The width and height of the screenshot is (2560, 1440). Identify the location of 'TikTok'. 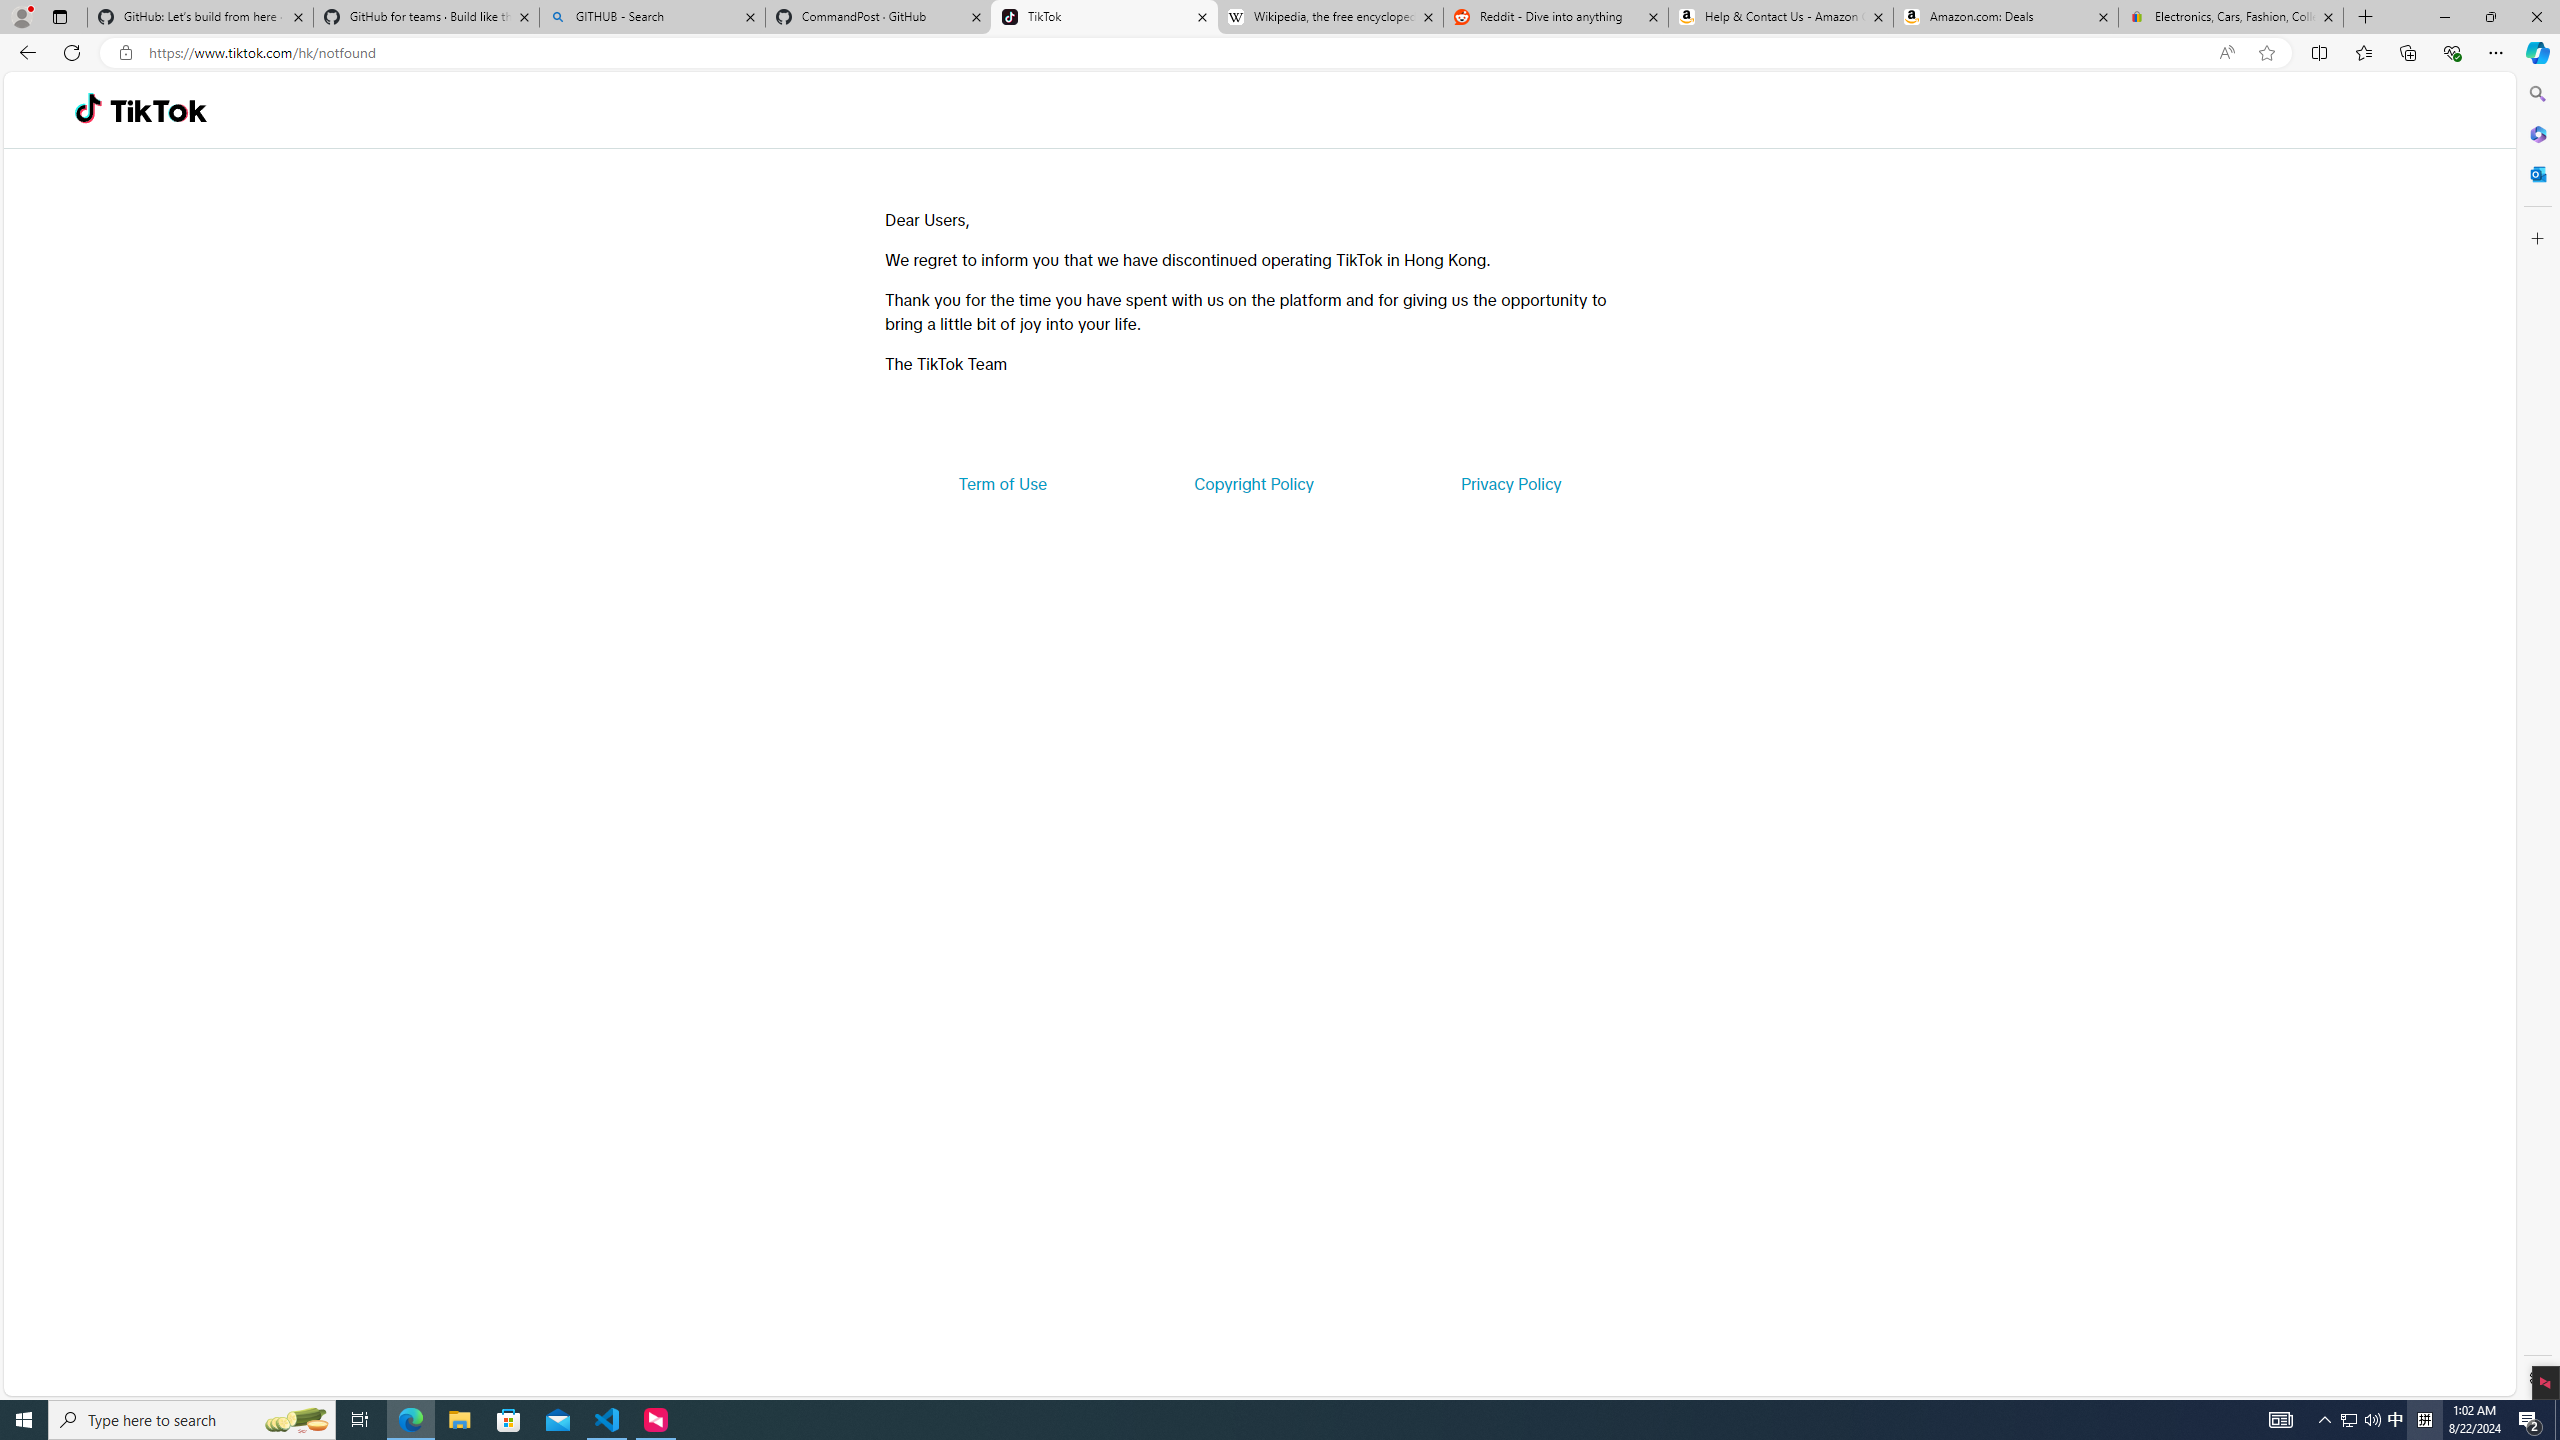
(158, 110).